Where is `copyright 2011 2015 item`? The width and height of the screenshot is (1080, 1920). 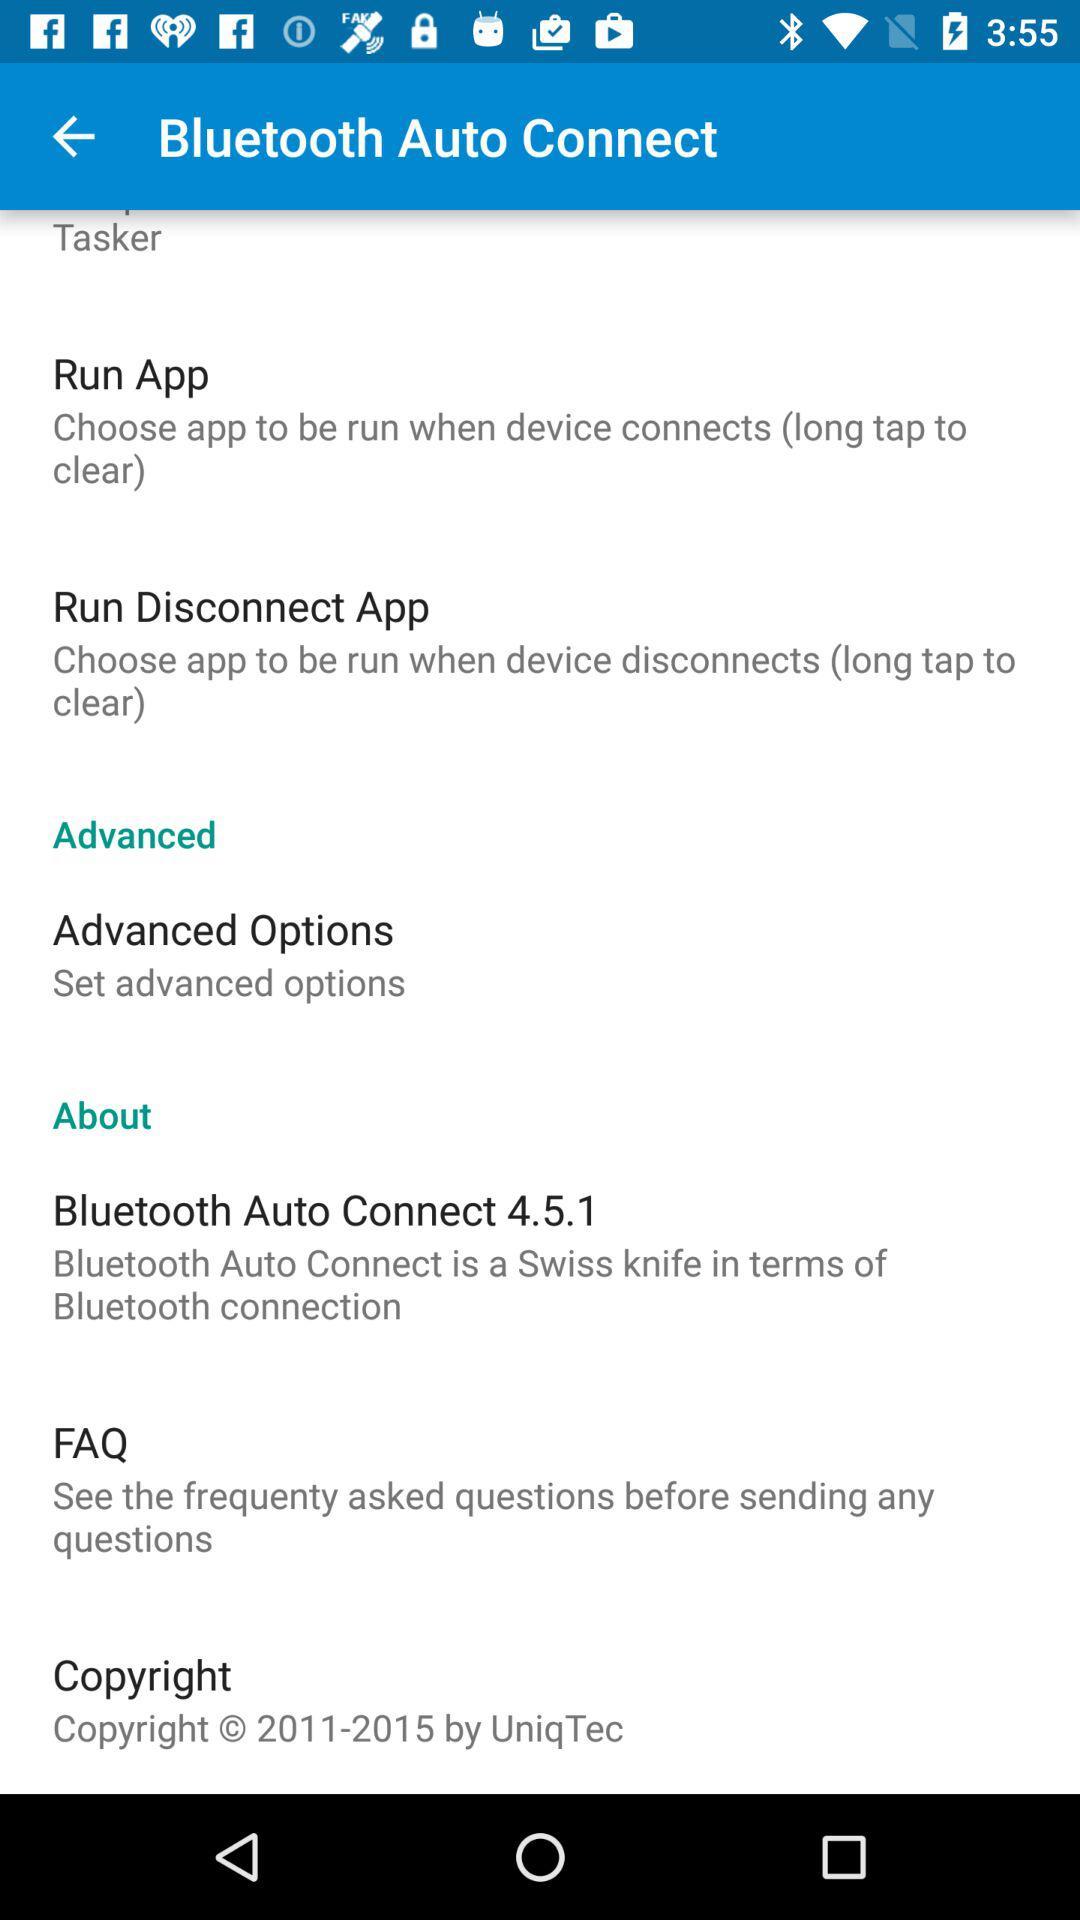
copyright 2011 2015 item is located at coordinates (337, 1726).